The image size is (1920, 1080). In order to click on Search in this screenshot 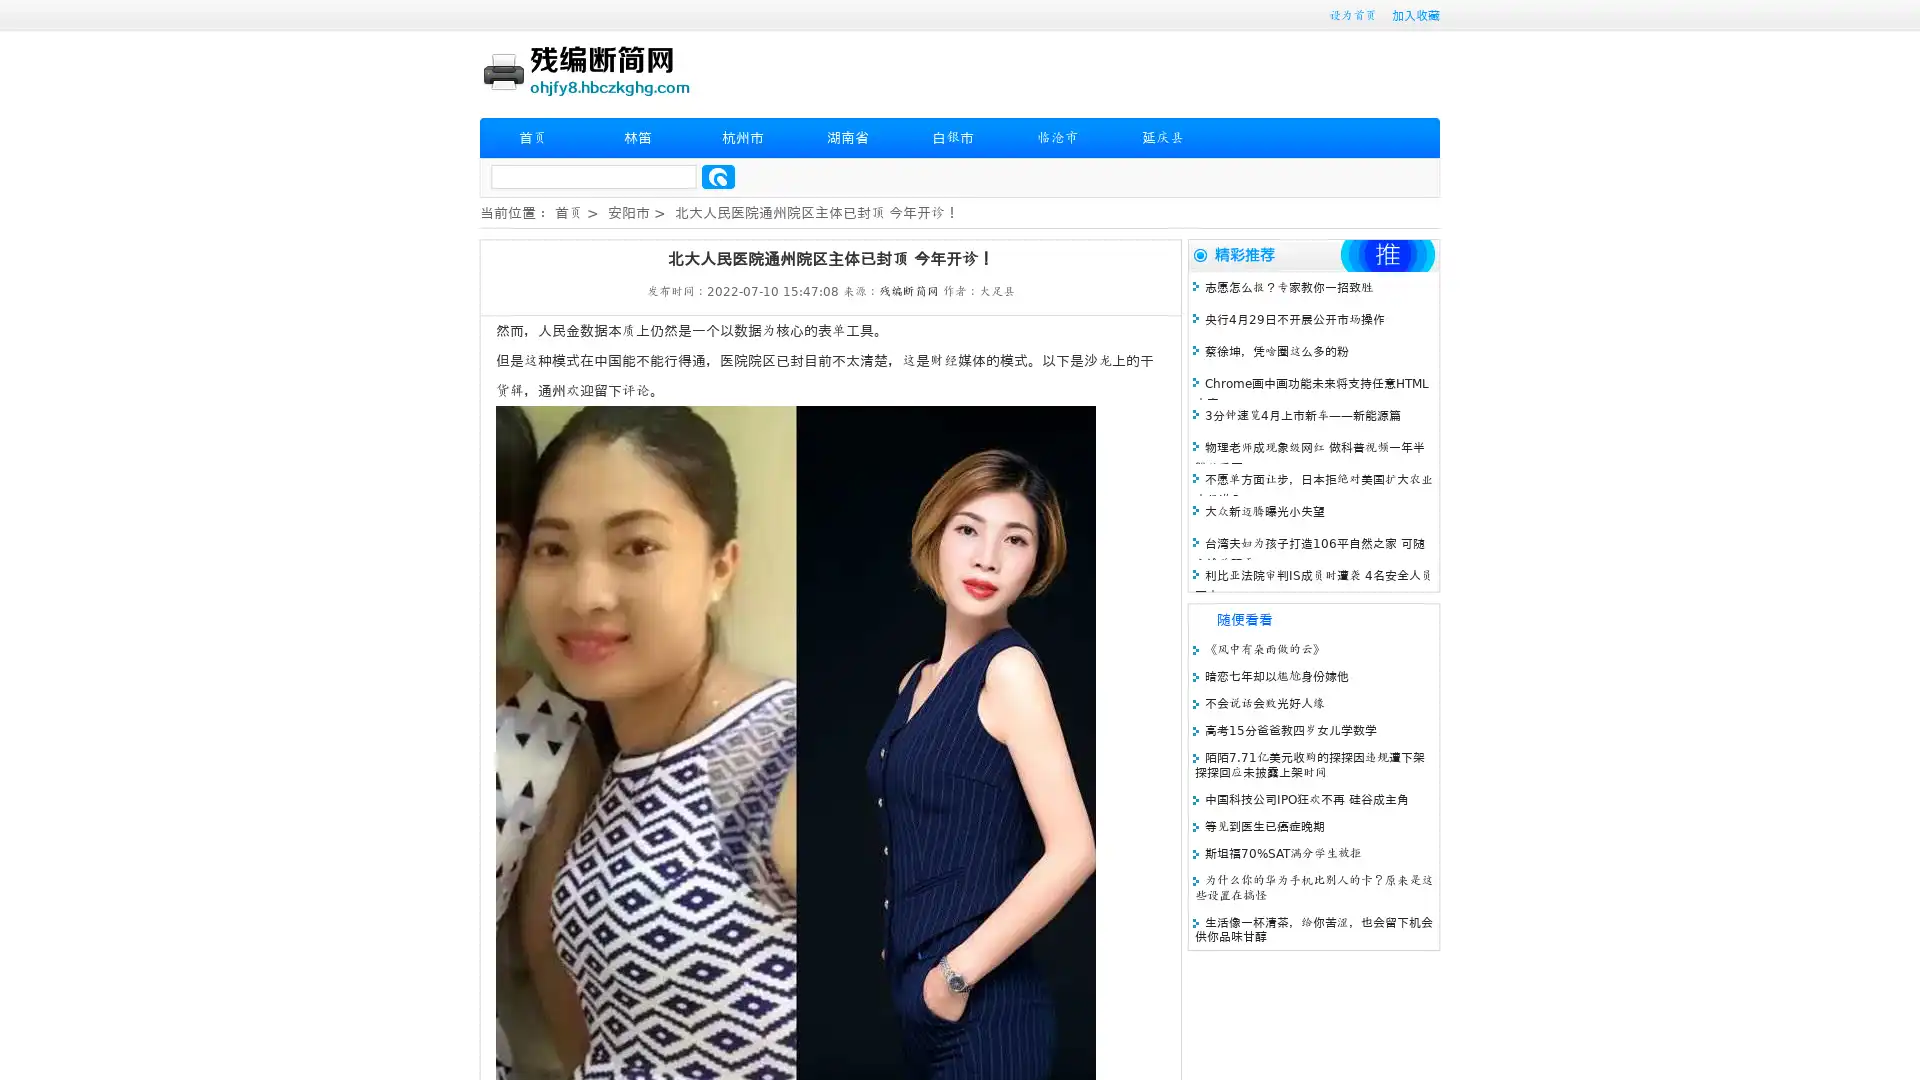, I will do `click(718, 176)`.